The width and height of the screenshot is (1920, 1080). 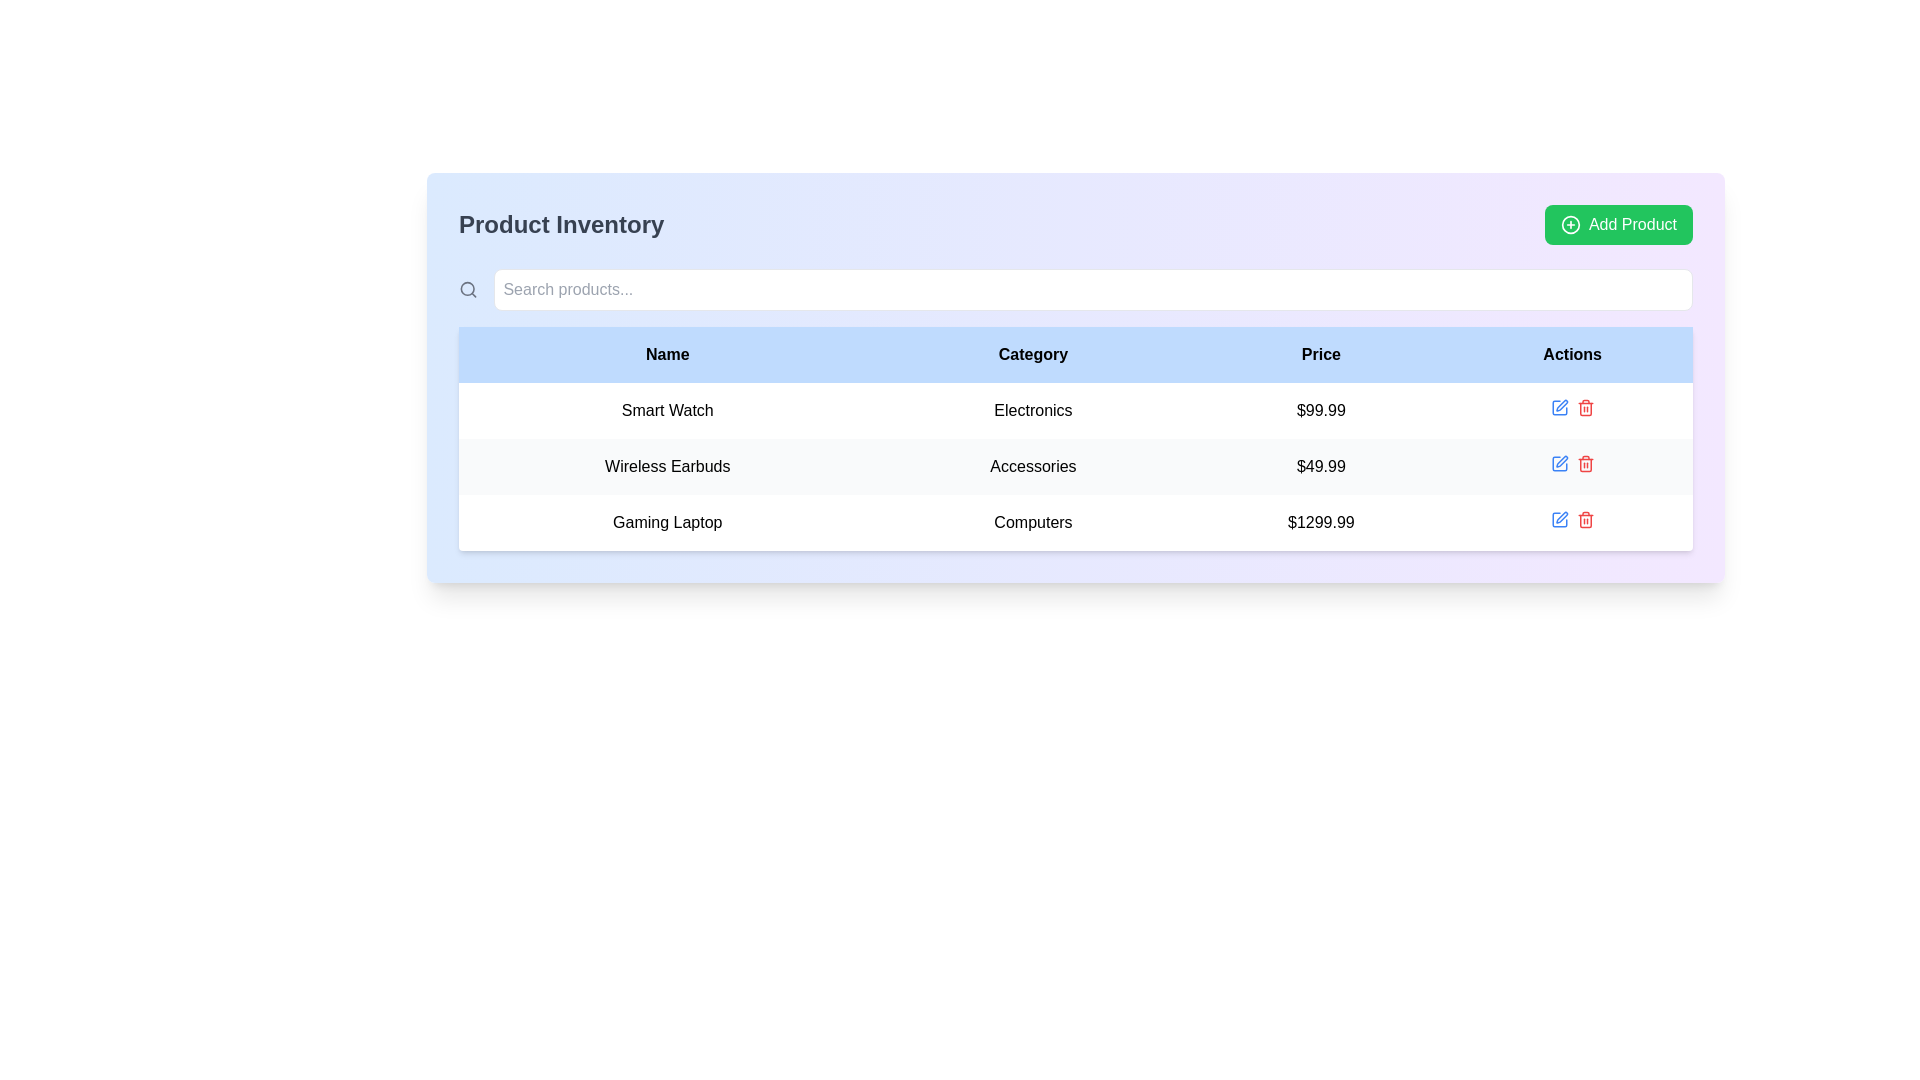 I want to click on the circular part of the SVG graphic representing the search icon, located near the left boundary of the search bar in the header section, so click(x=466, y=289).